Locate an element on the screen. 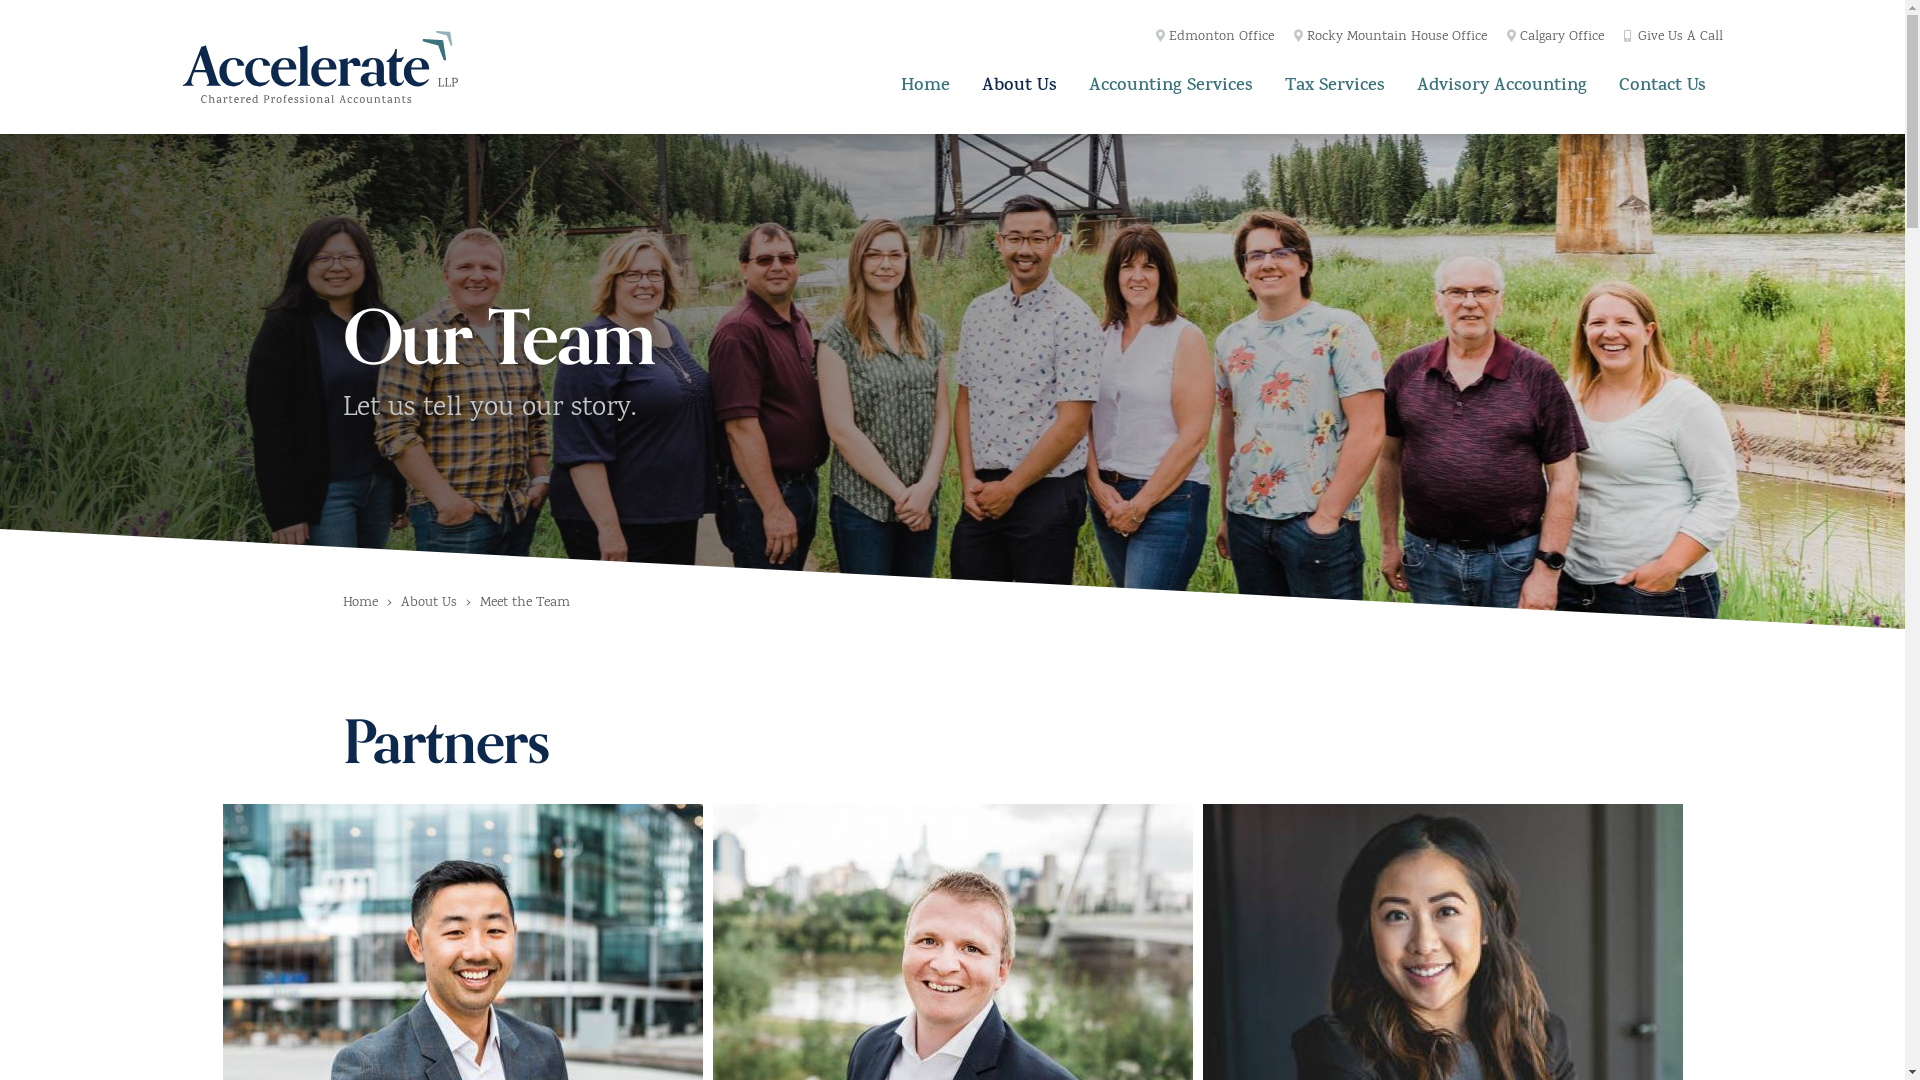 This screenshot has width=1920, height=1080. 'Meet the Team' is located at coordinates (524, 603).